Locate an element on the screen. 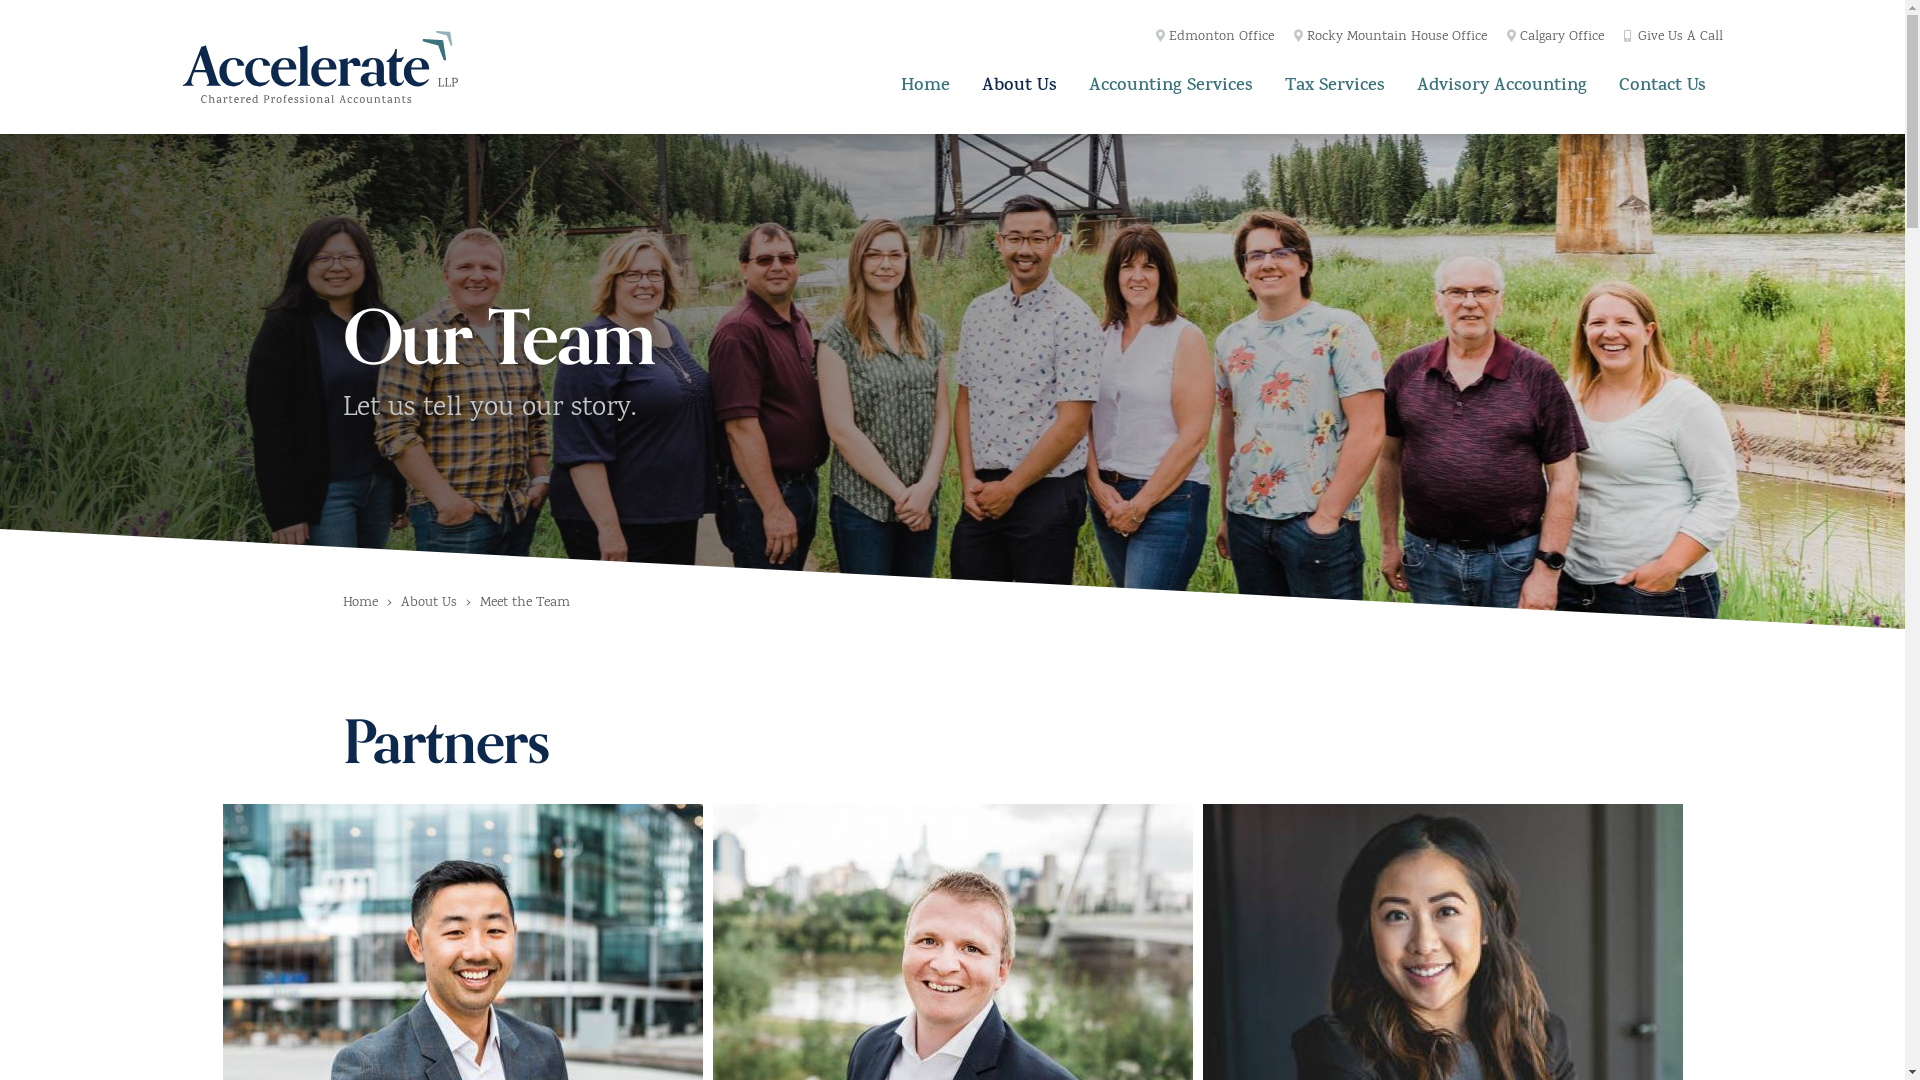 This screenshot has width=1920, height=1080. 'Meet the Team' is located at coordinates (524, 603).